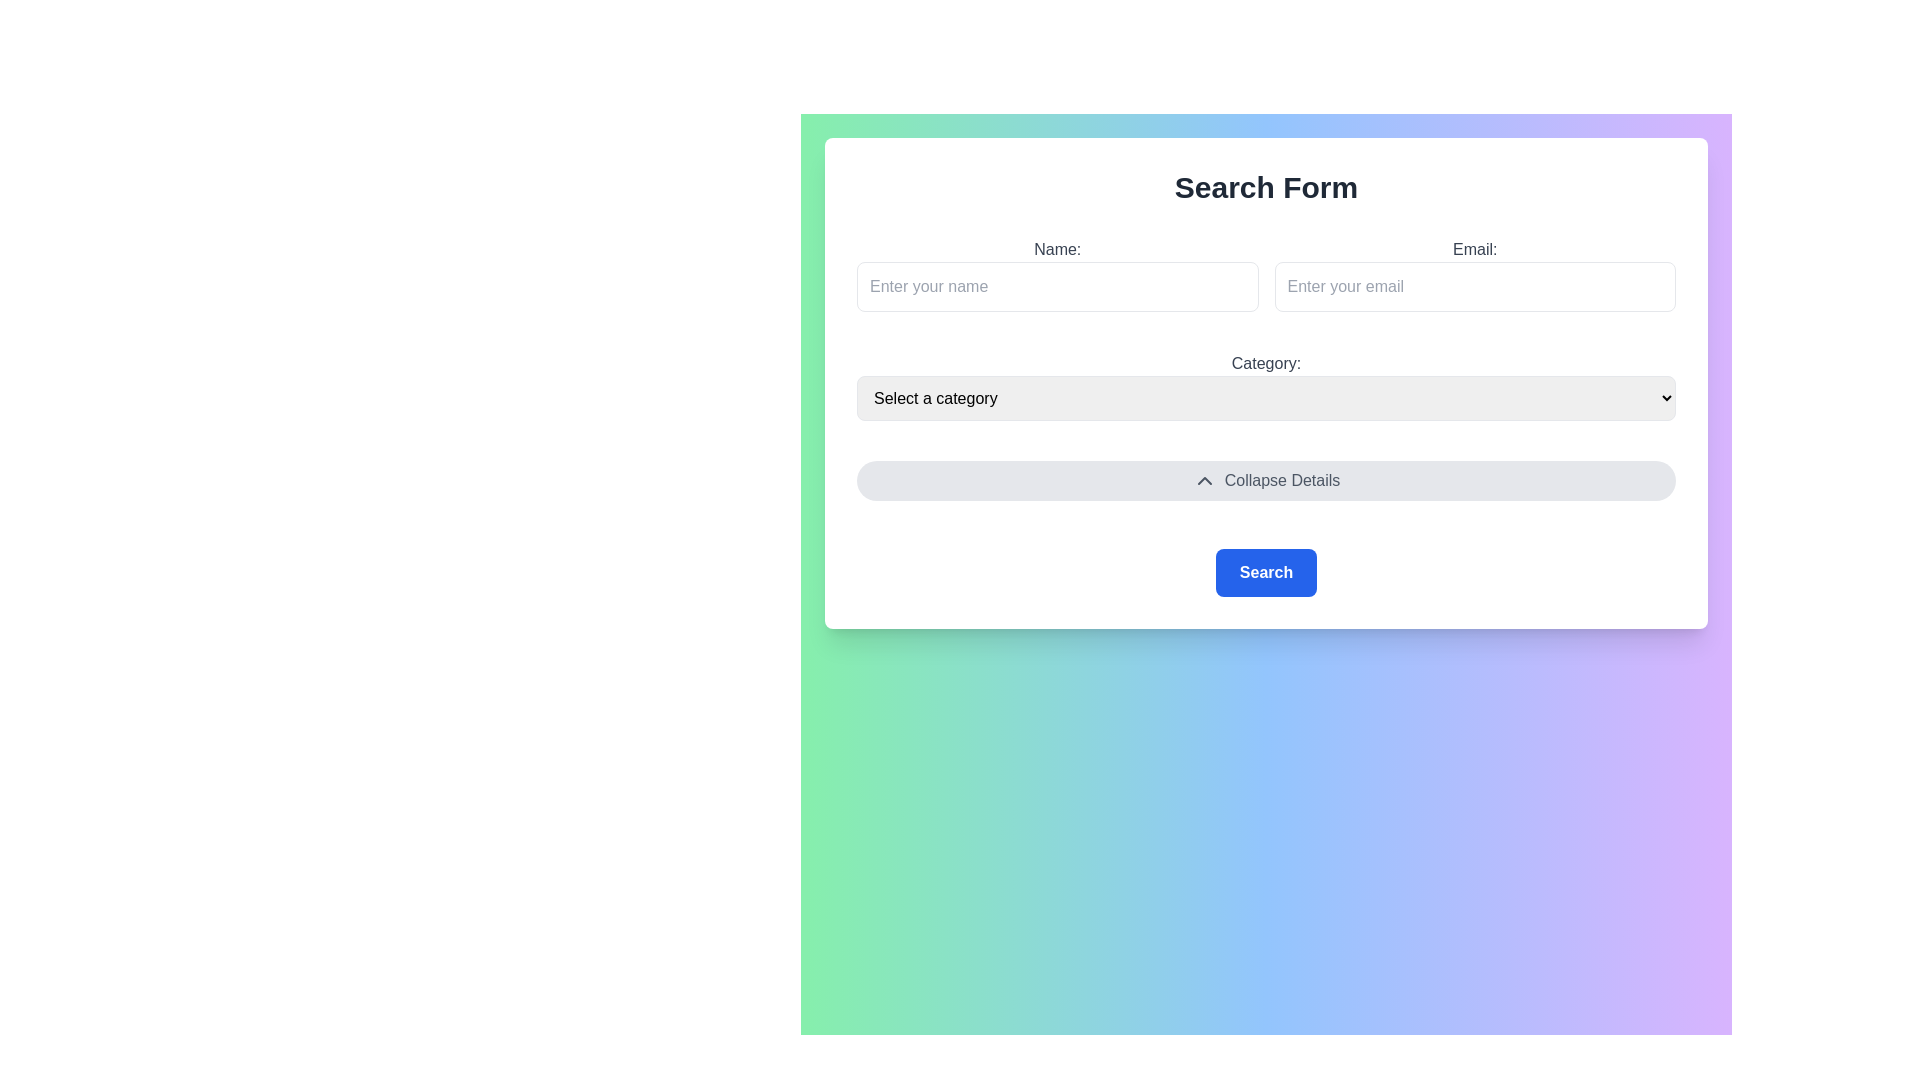  What do you see at coordinates (1265, 363) in the screenshot?
I see `the text label reading 'Category:' which is styled in medium-sized, sans-serif font and positioned above the dropdown menu in the 'Search Form' interface` at bounding box center [1265, 363].